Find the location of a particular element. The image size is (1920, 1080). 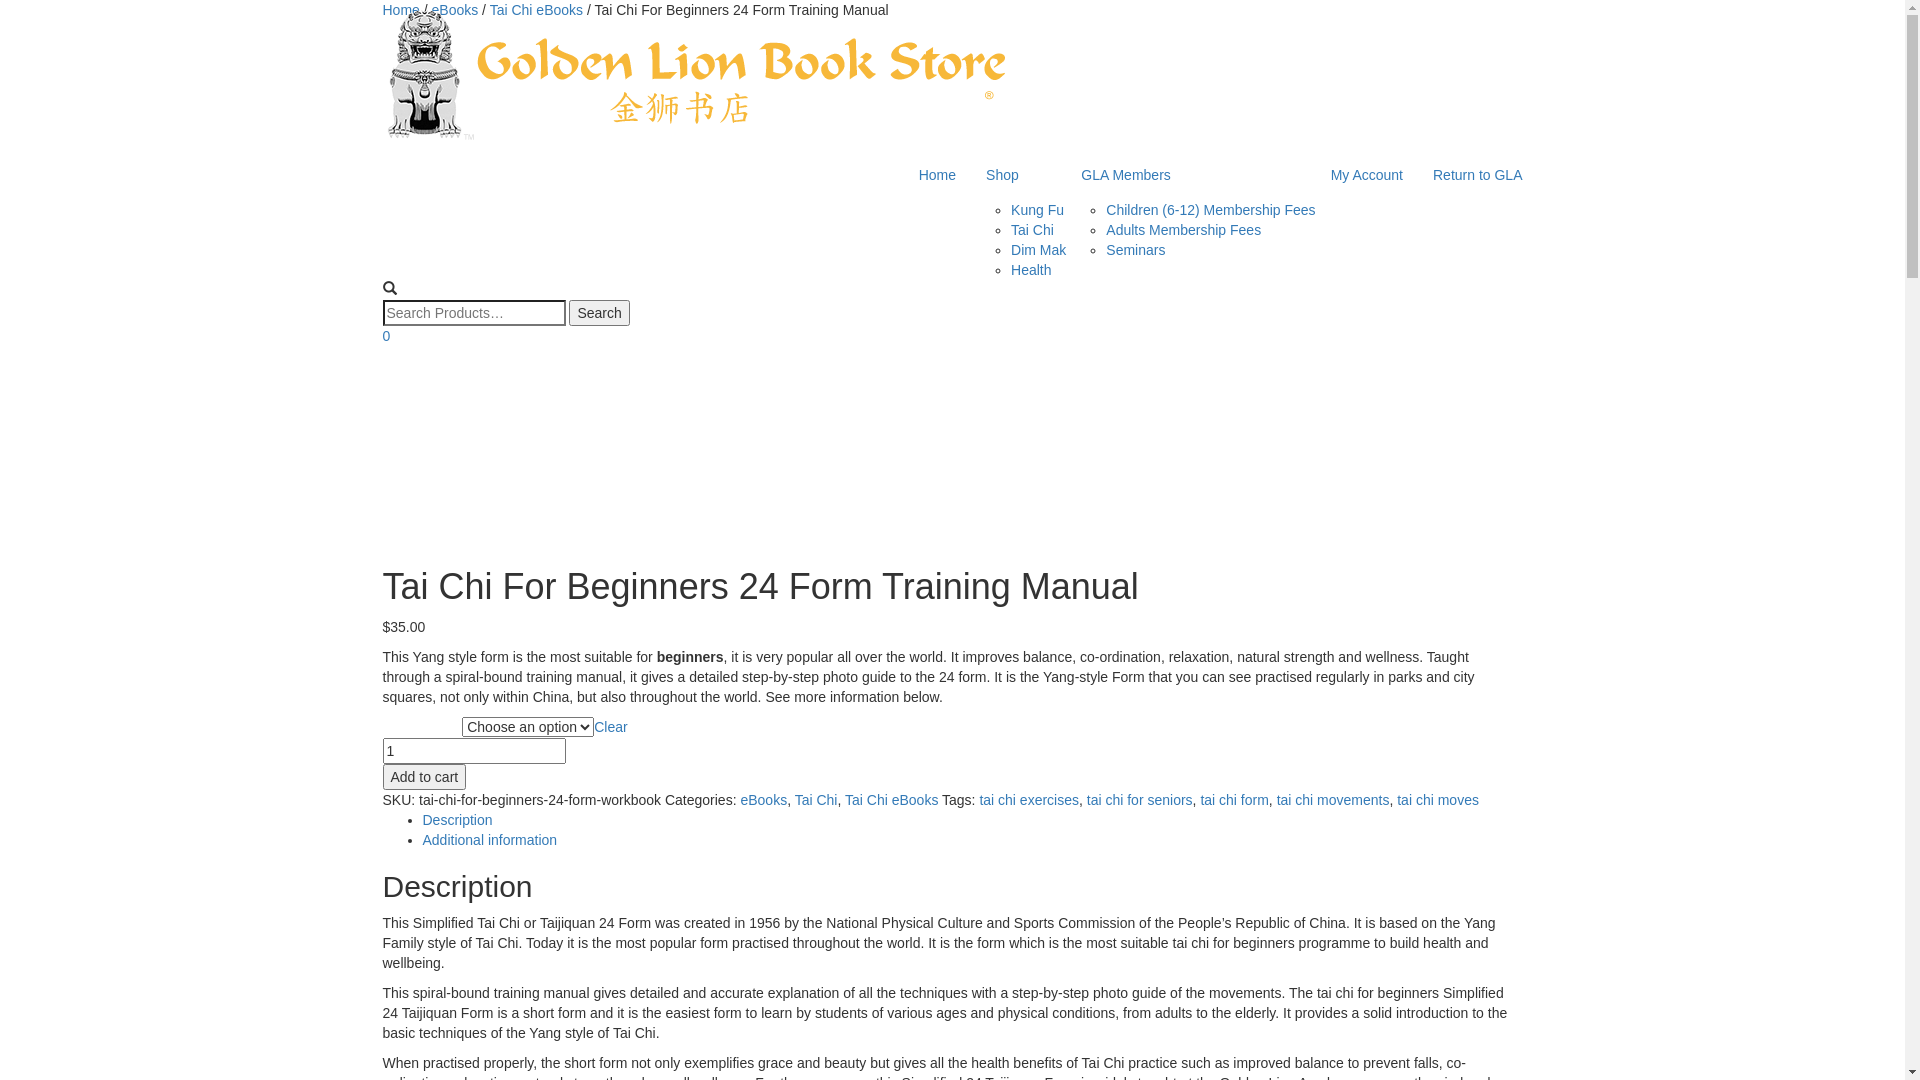

'Tai Chi' is located at coordinates (794, 798).